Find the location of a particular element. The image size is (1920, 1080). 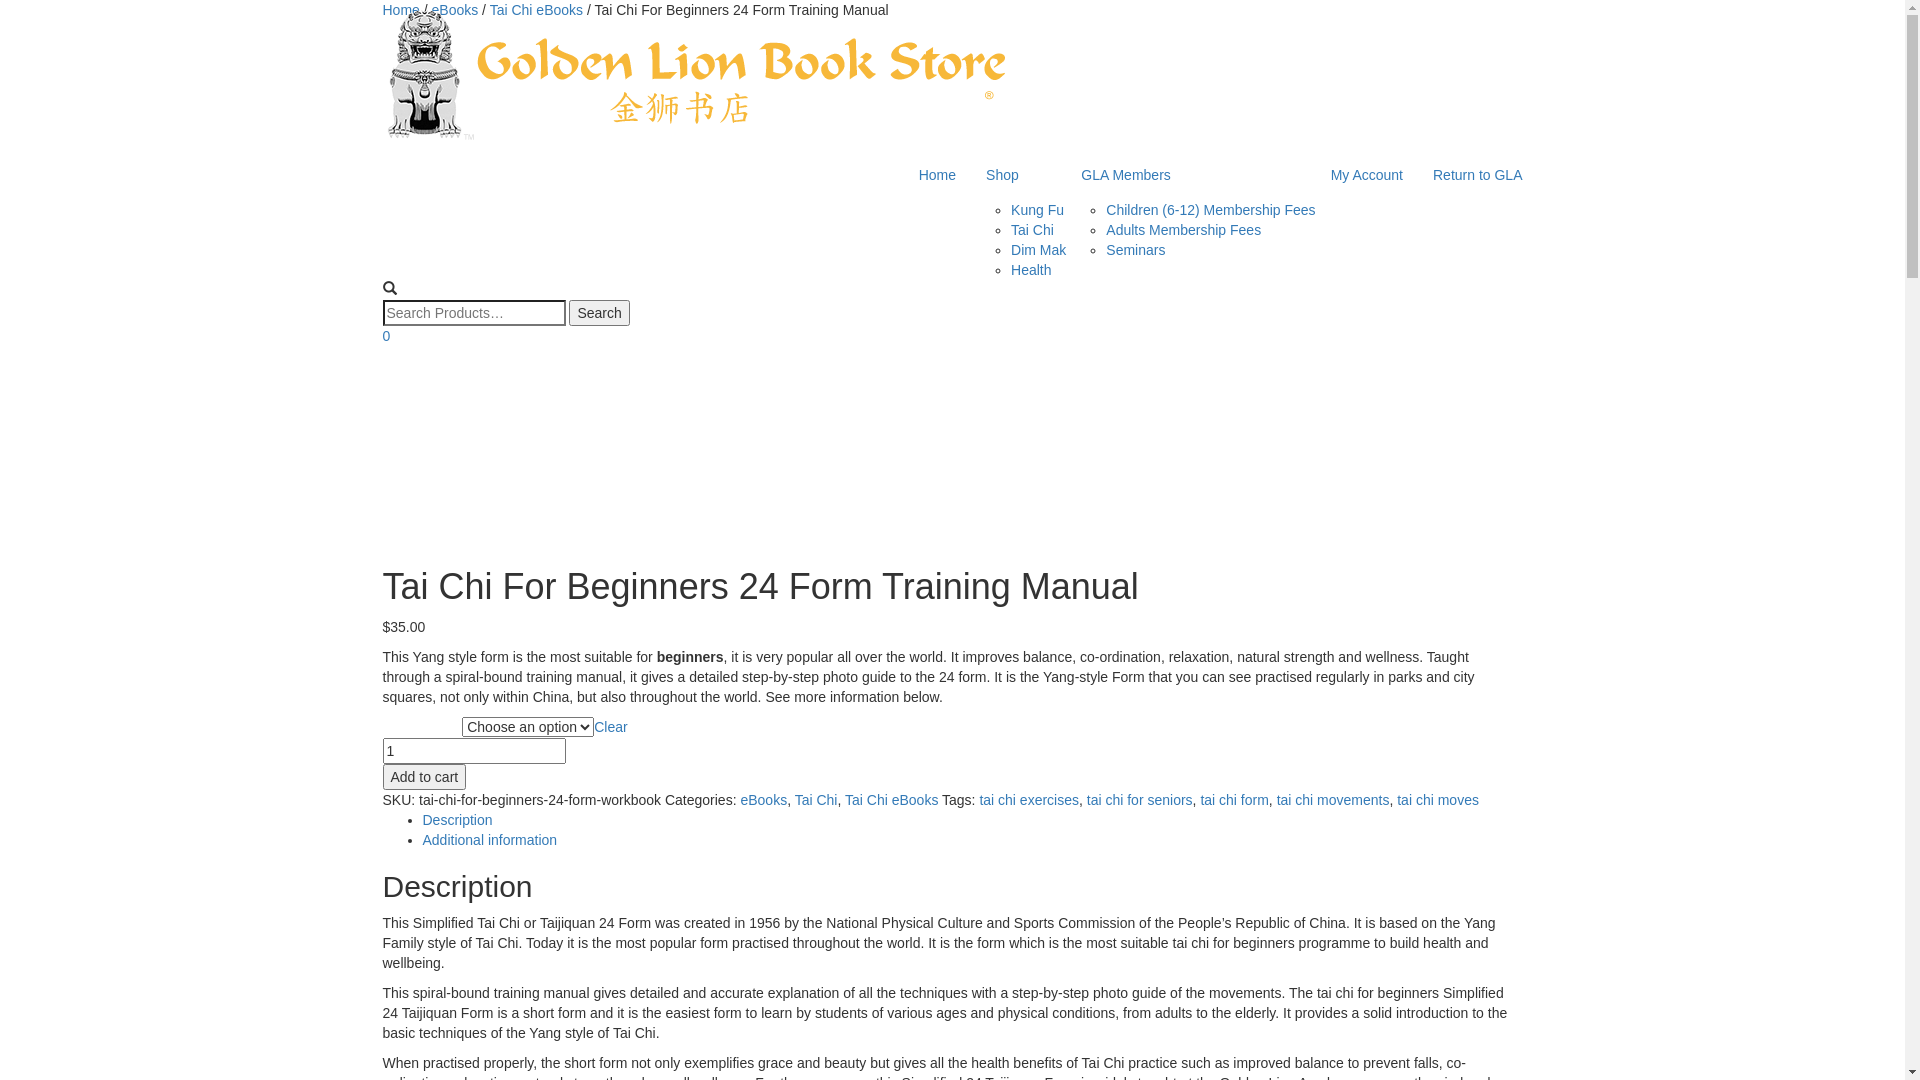

'Tai Chi' is located at coordinates (794, 798).